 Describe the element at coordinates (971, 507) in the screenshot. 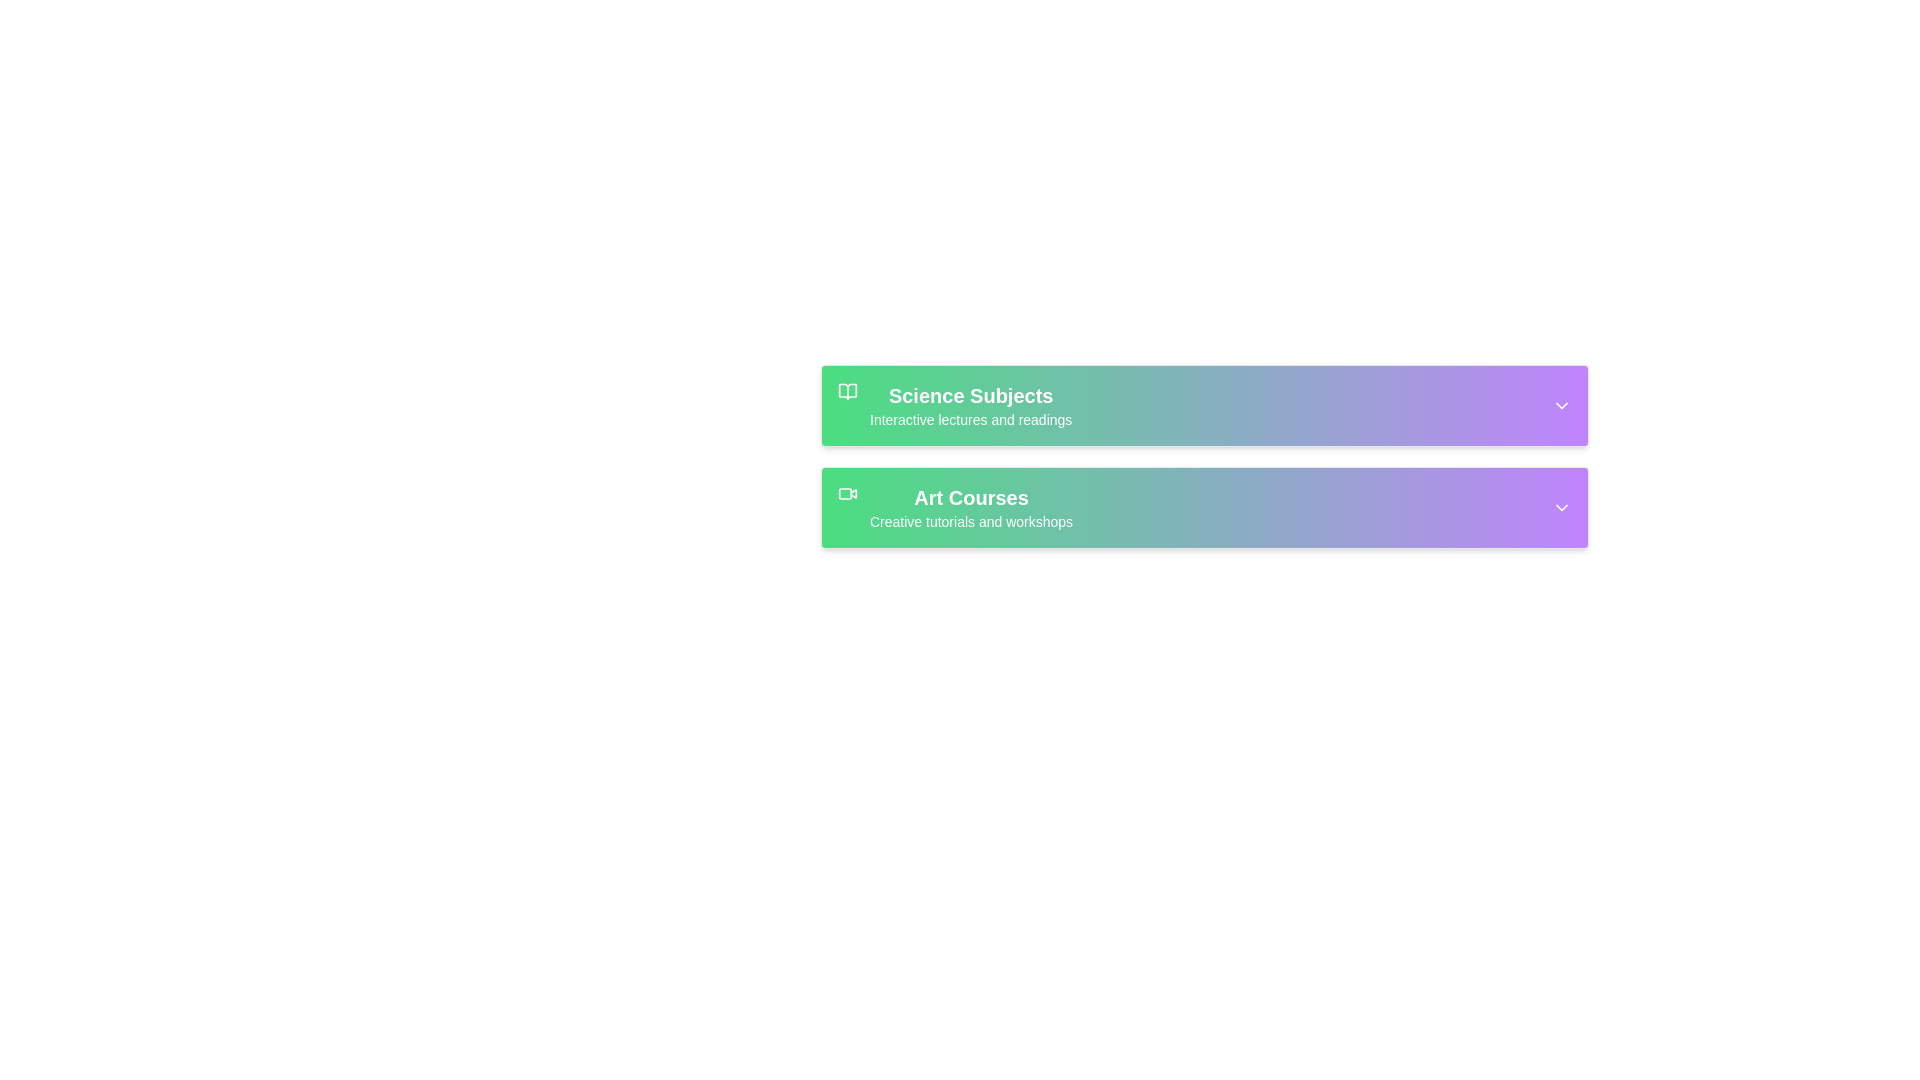

I see `the label for 'Art Courses' which provides additional details about 'Creative tutorials and workshops'` at that location.